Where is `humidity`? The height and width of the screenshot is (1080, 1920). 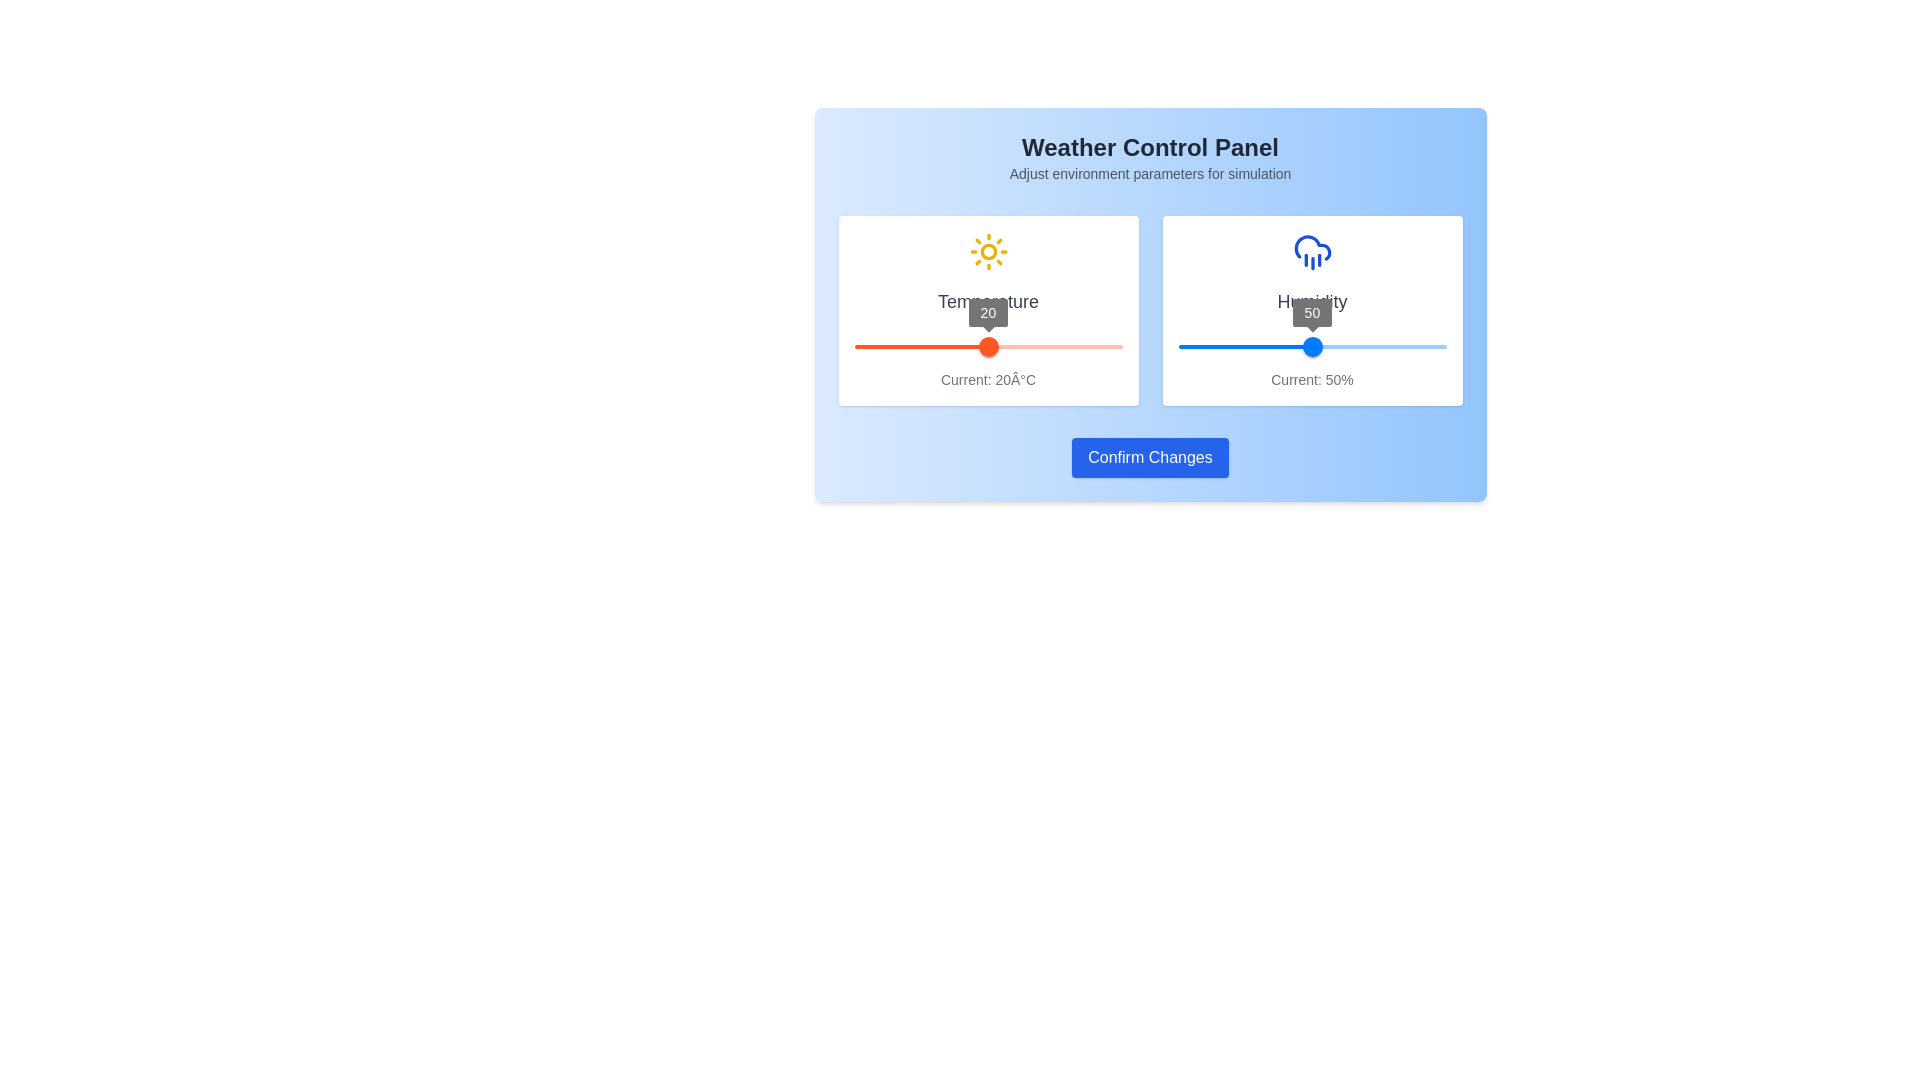 humidity is located at coordinates (1424, 346).